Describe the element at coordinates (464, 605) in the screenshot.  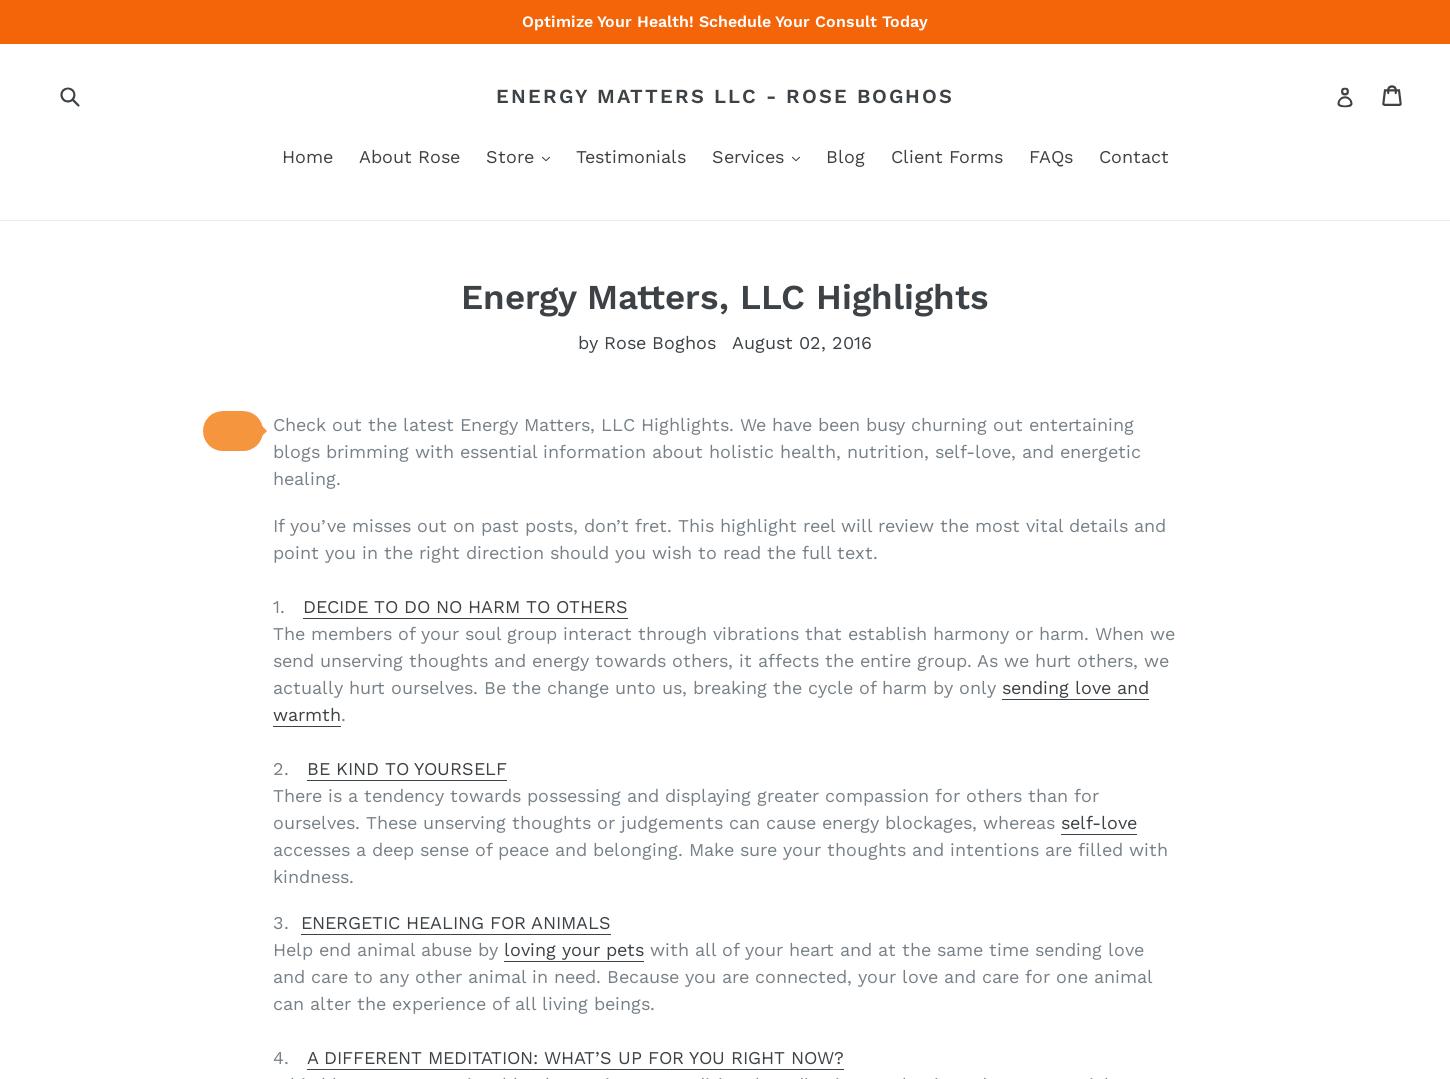
I see `'DECIDE TO DO NO HARM TO OTHERS'` at that location.